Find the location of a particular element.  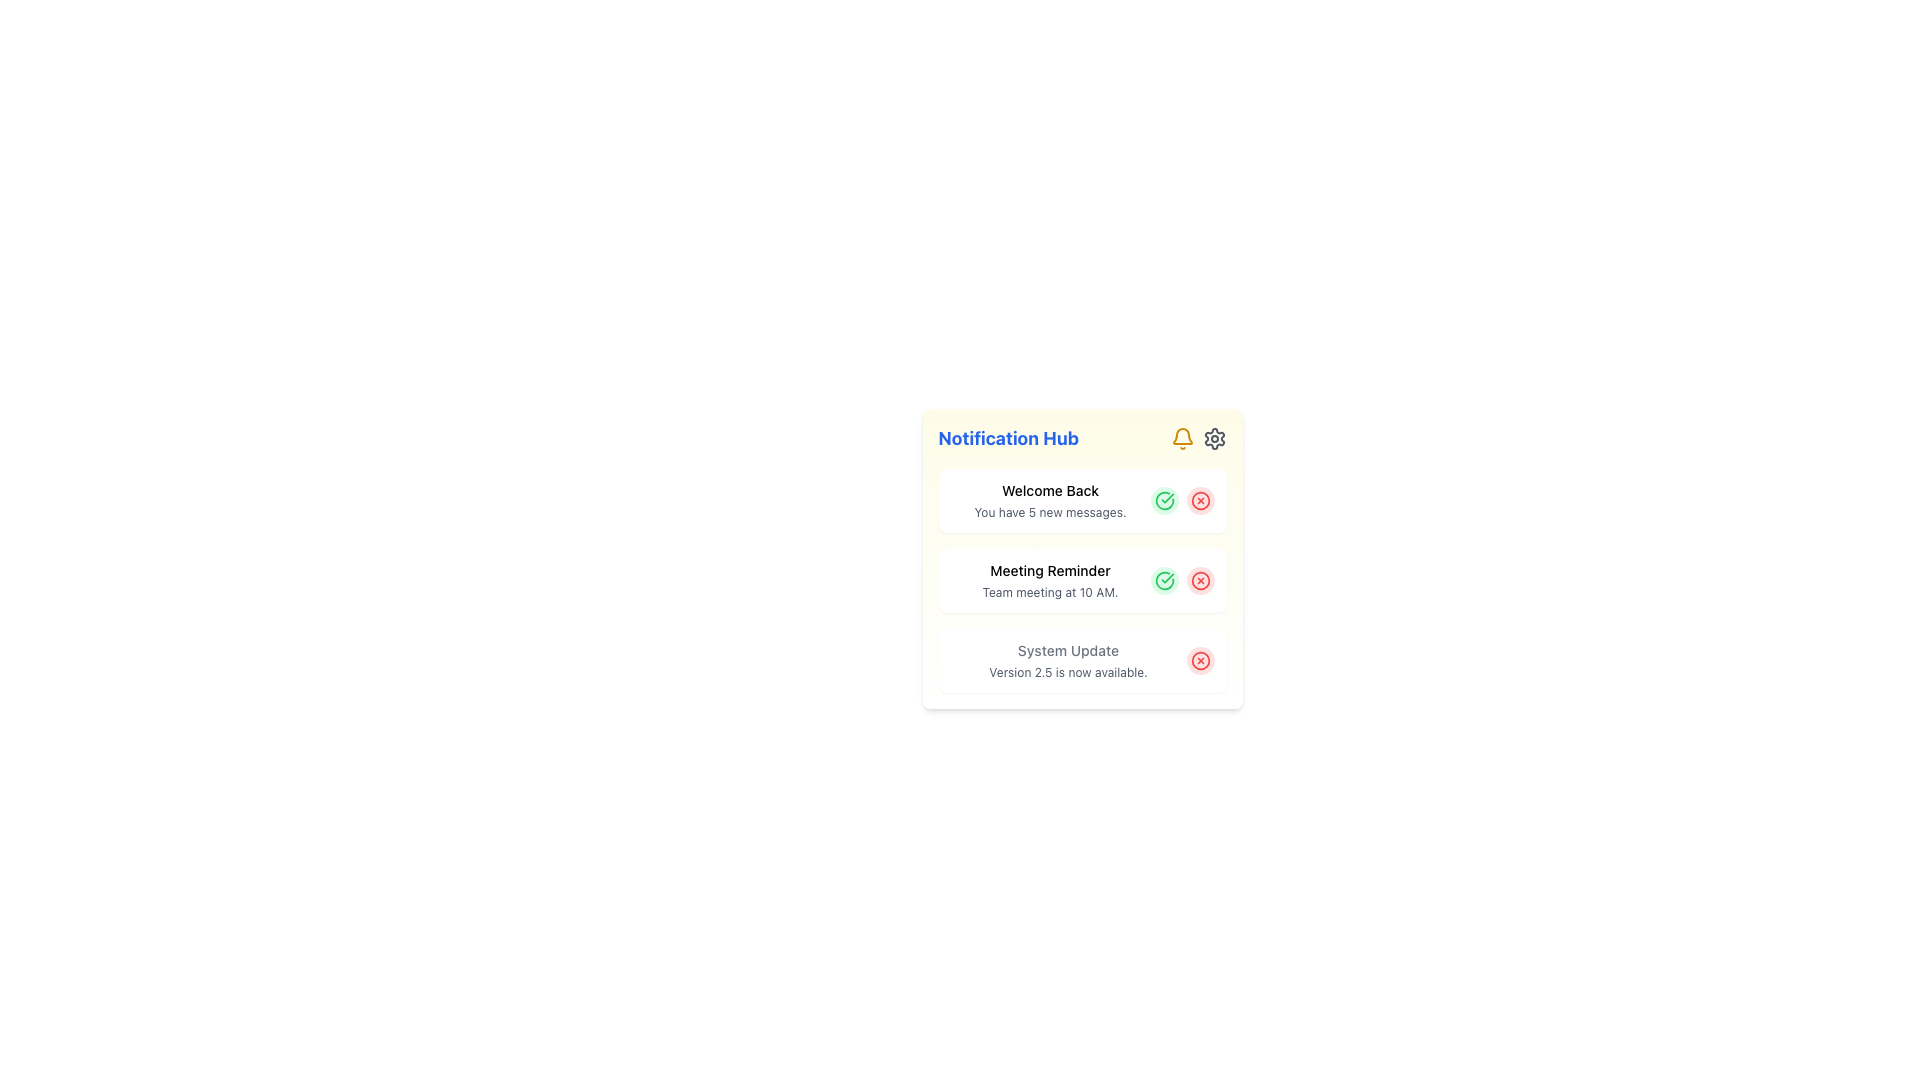

the text label that denotes the title or heading of the notification panel, which is located in the top-left corner next to interactive icons is located at coordinates (1008, 438).